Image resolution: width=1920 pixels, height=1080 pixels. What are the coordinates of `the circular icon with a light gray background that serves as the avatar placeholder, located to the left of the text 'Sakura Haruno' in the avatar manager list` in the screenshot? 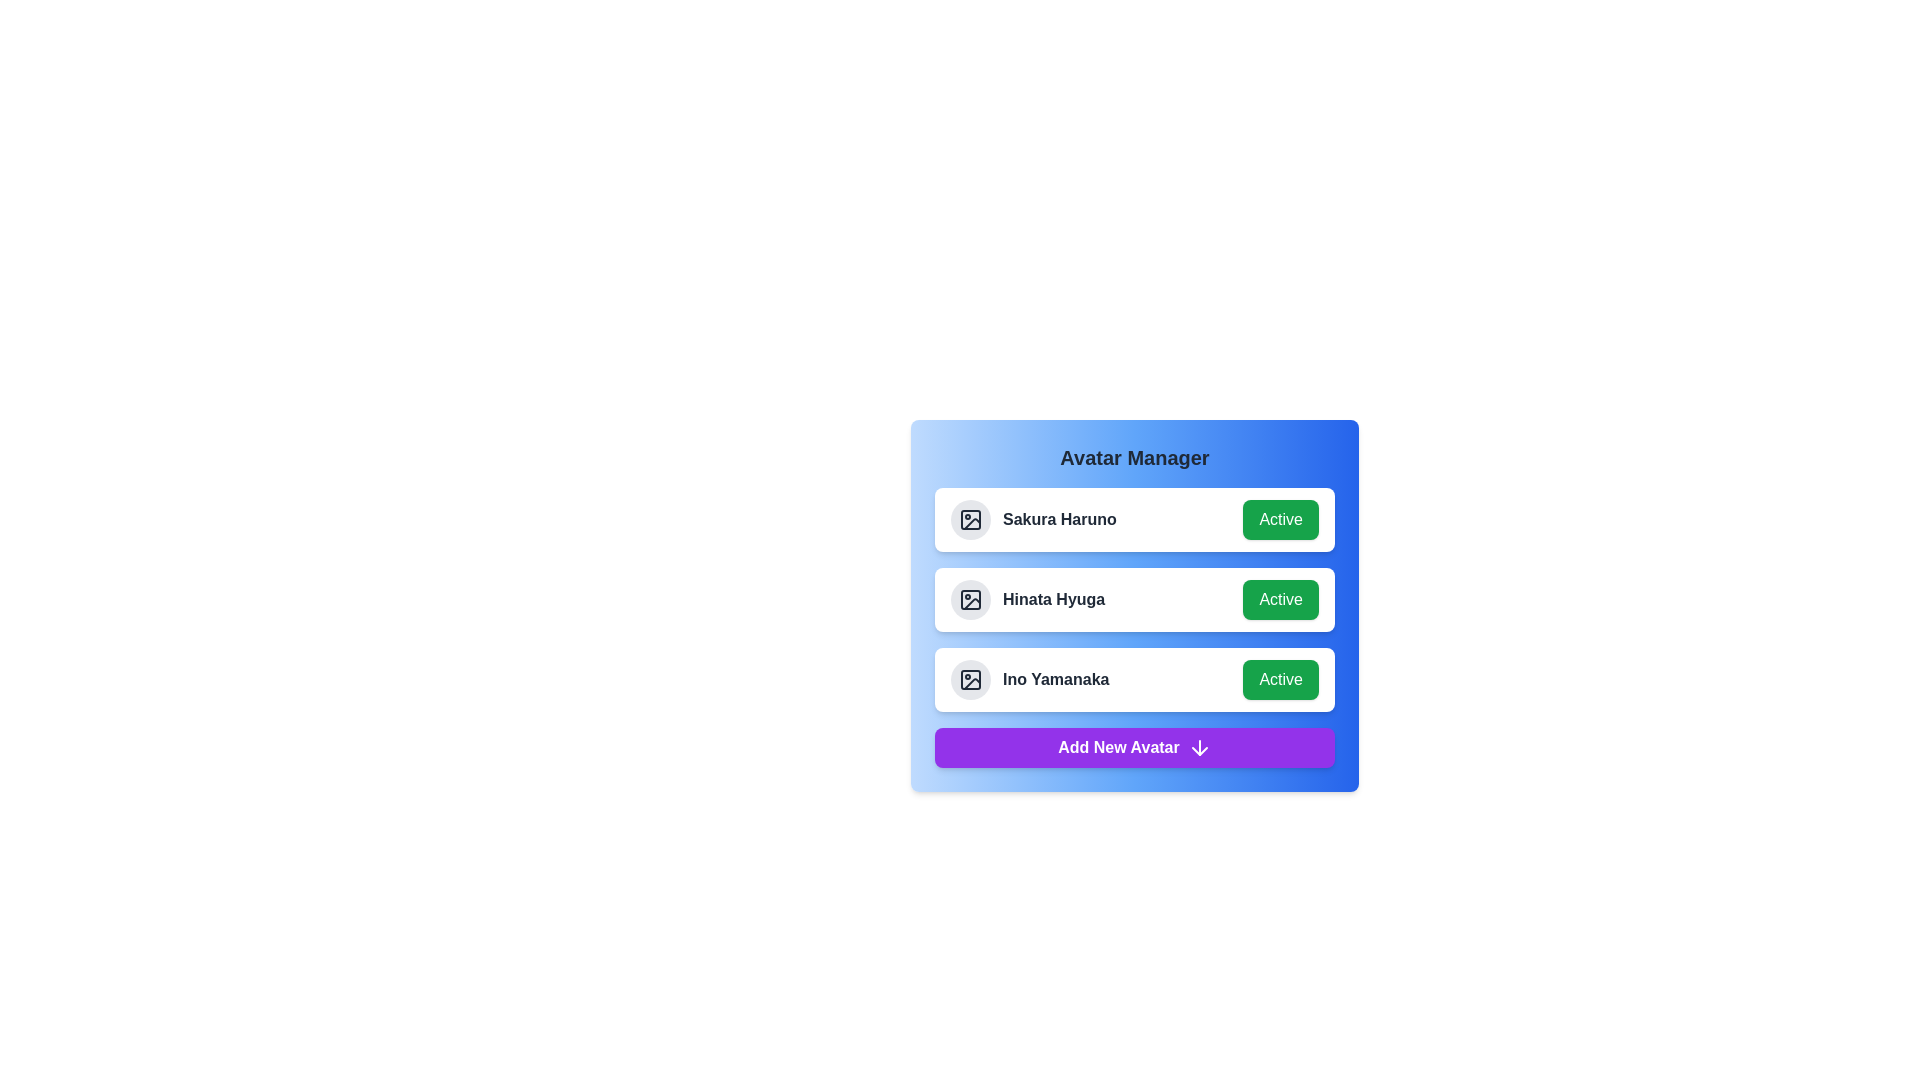 It's located at (970, 519).